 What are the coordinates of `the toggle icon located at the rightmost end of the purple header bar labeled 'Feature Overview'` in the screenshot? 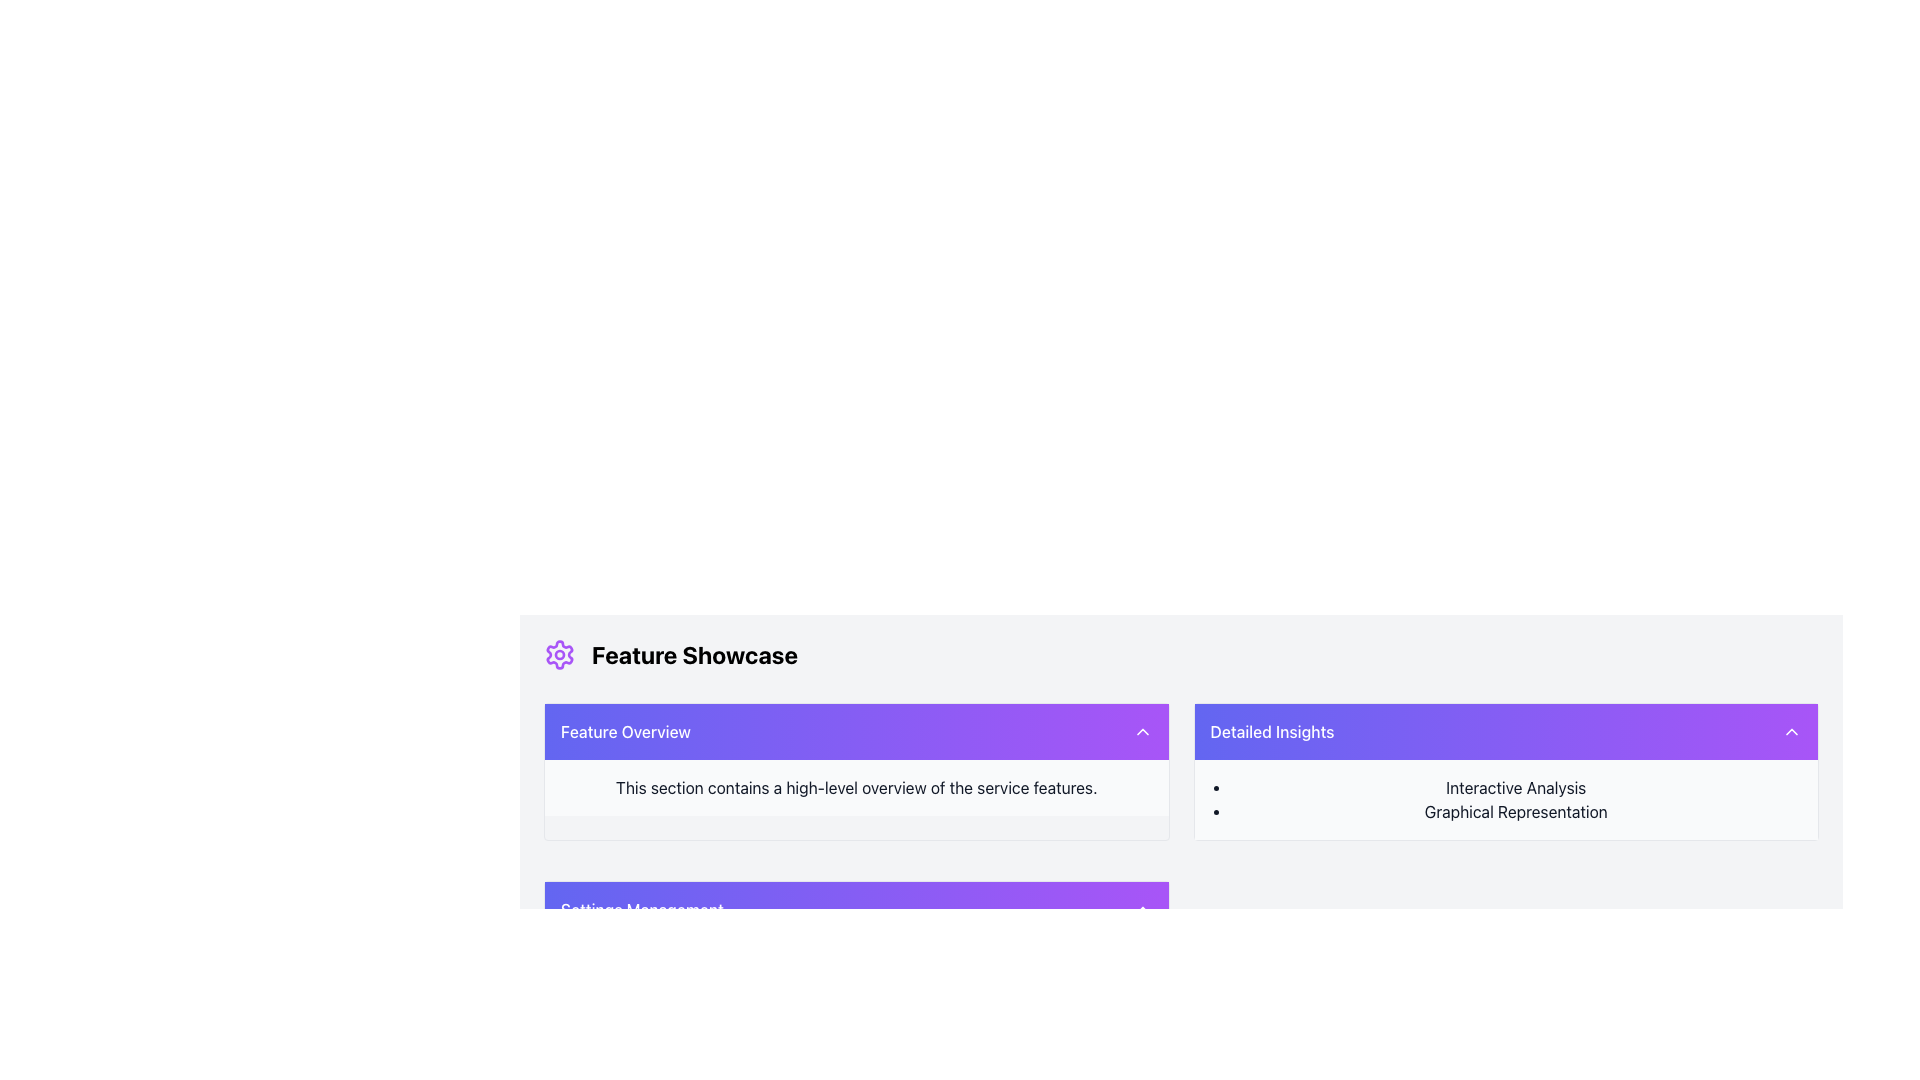 It's located at (1142, 732).